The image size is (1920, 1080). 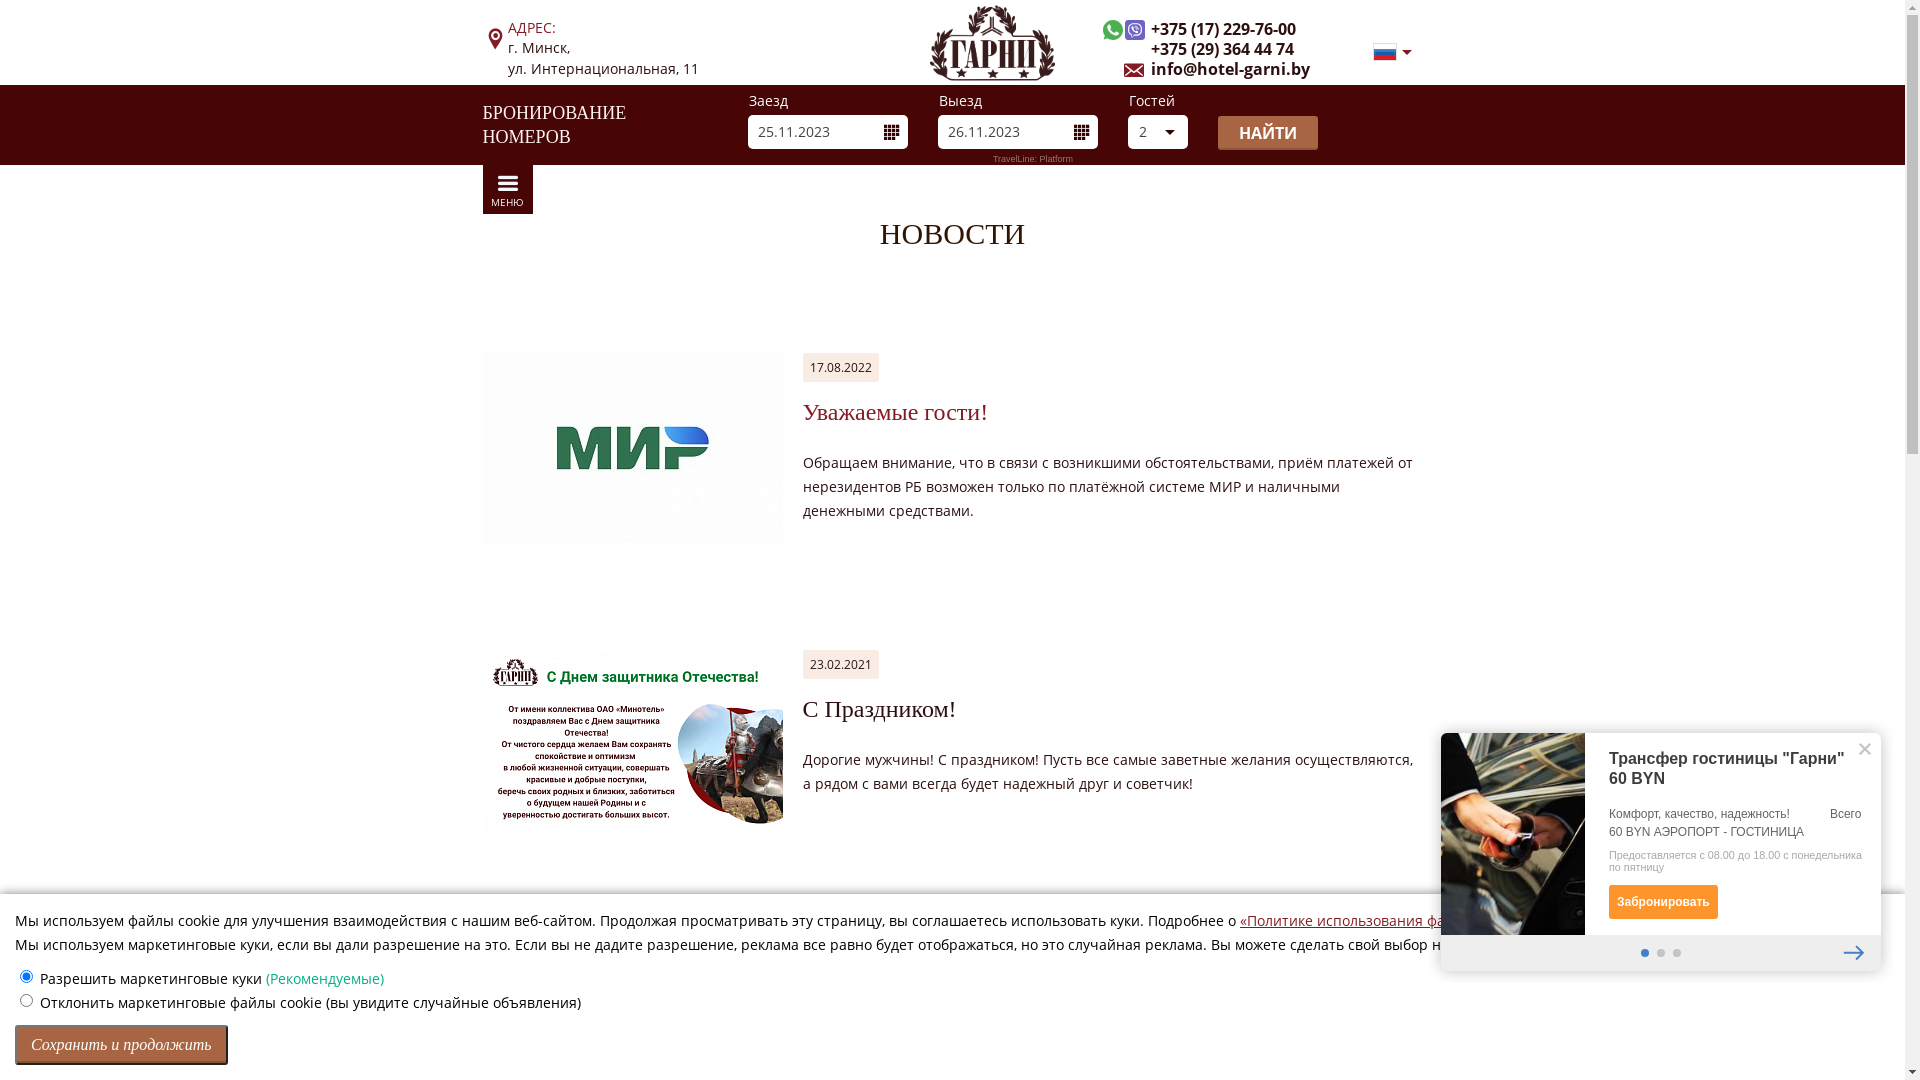 What do you see at coordinates (1207, 30) in the screenshot?
I see `'+375 (17) 229-76-00'` at bounding box center [1207, 30].